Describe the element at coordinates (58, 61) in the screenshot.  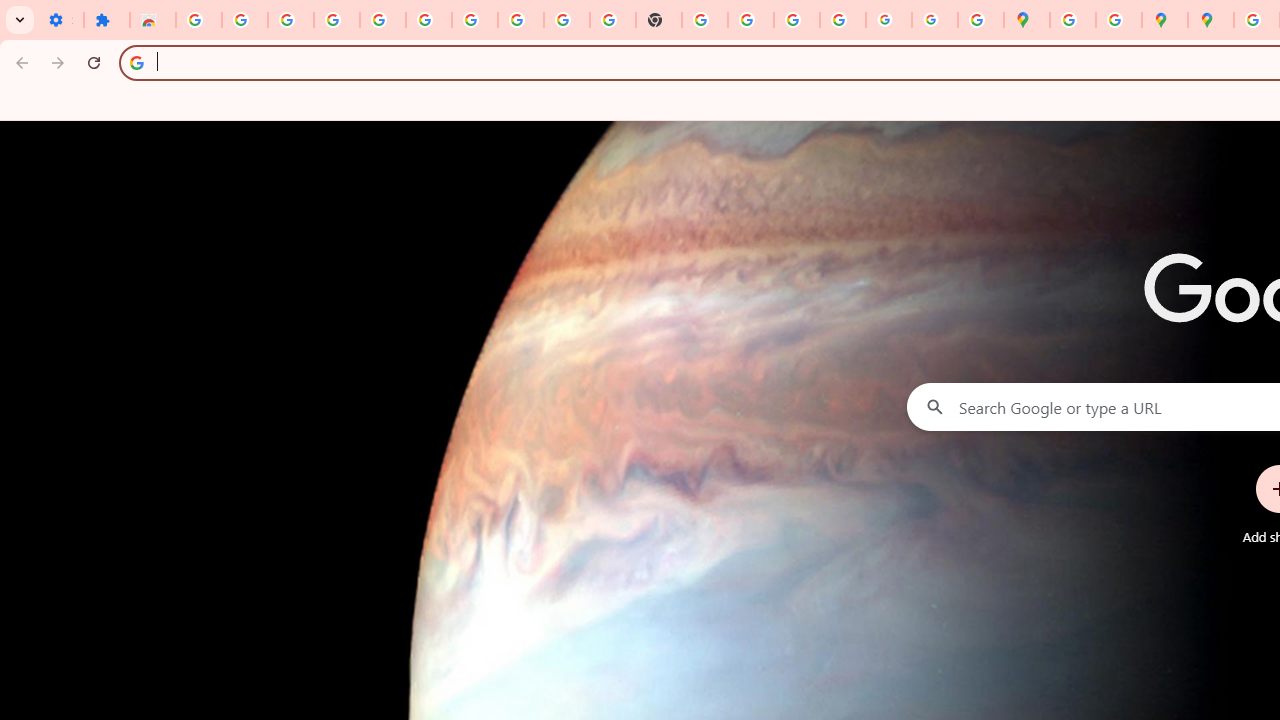
I see `'Forward'` at that location.